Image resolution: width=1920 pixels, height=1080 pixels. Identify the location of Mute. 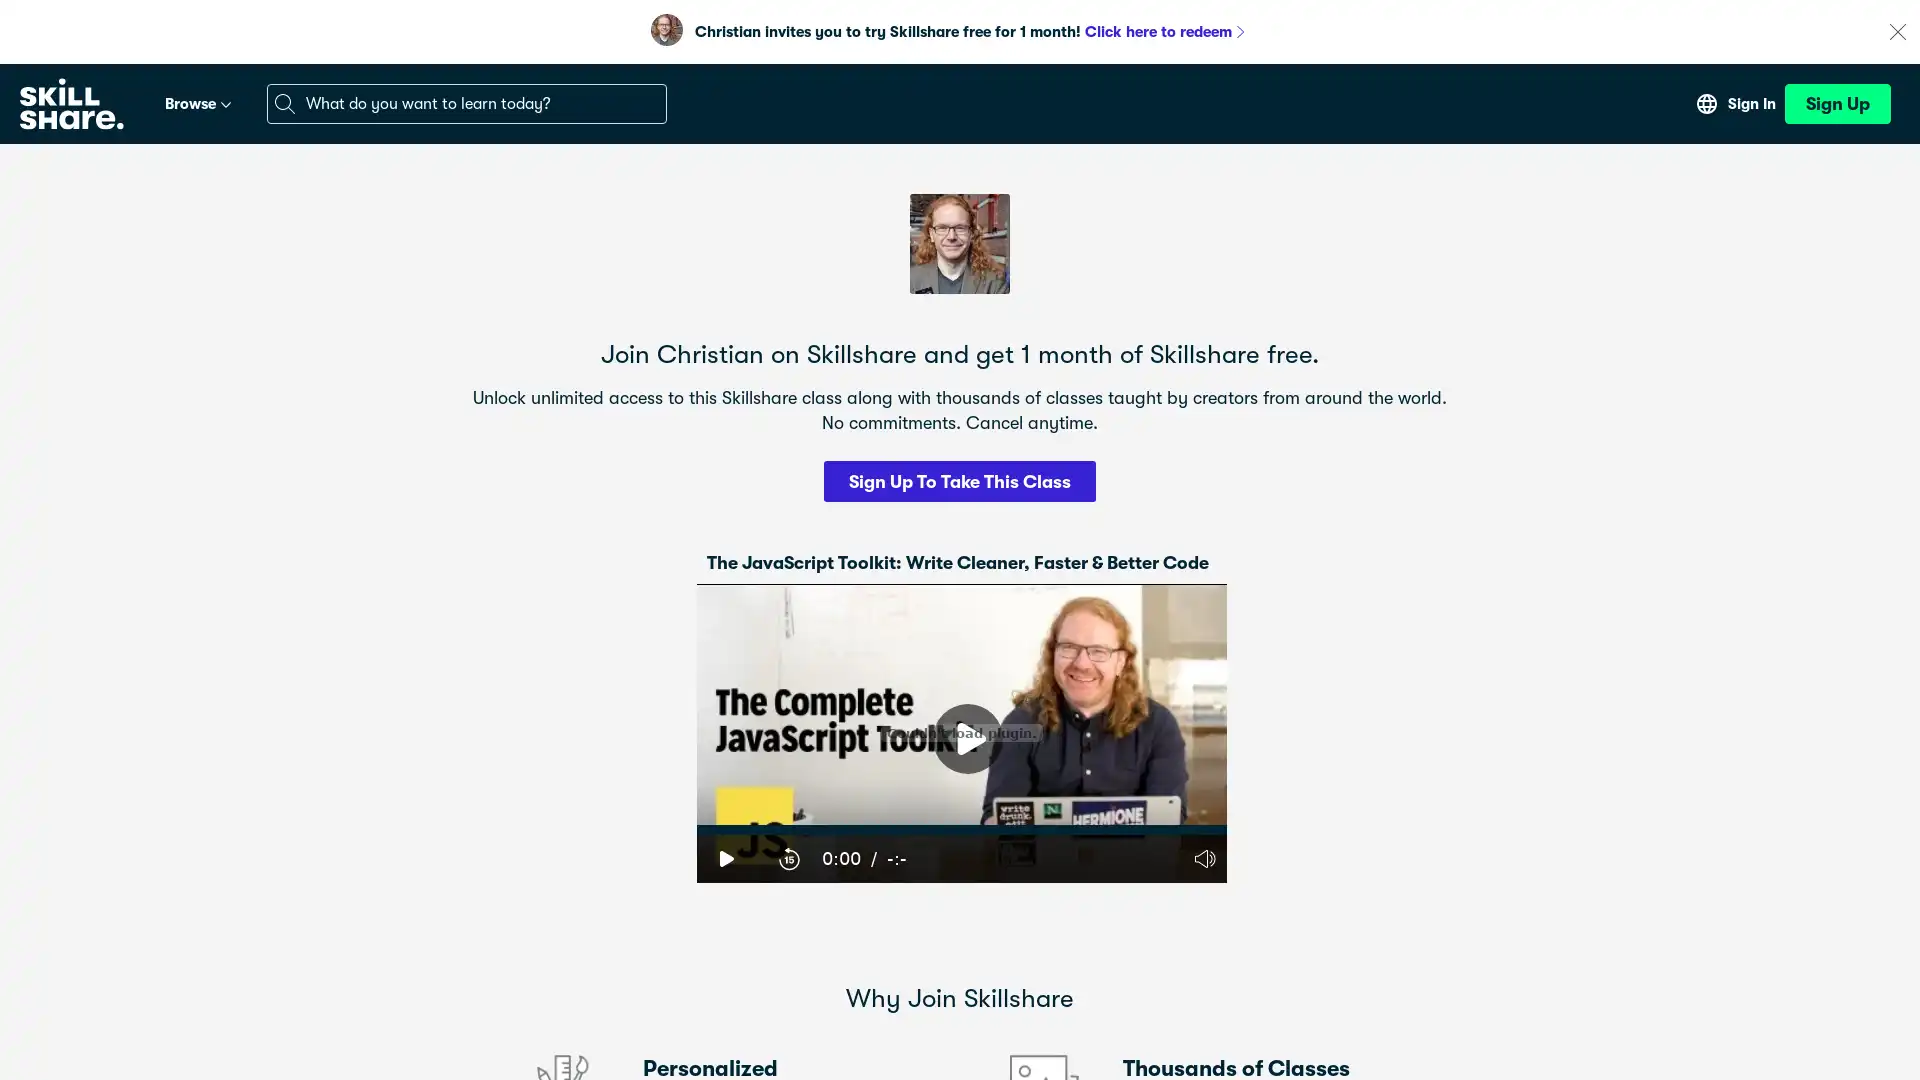
(1203, 856).